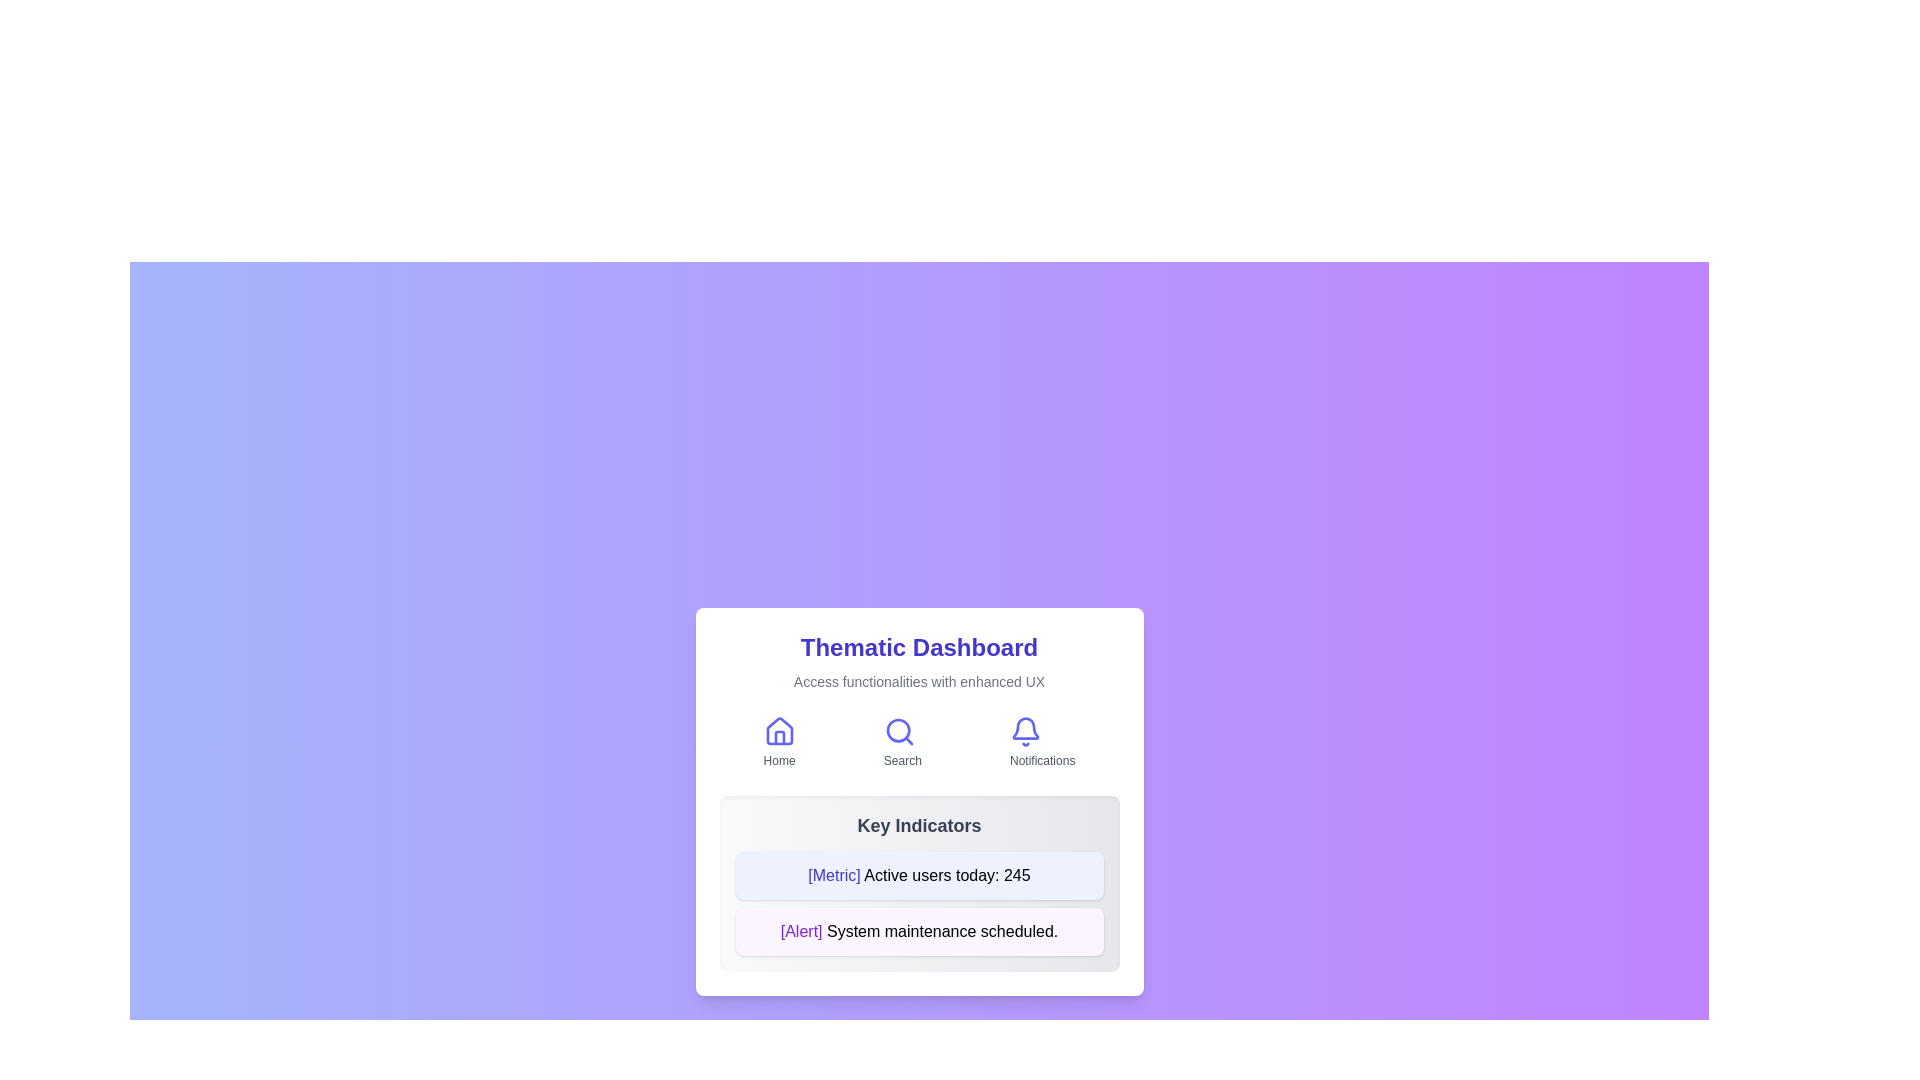 Image resolution: width=1920 pixels, height=1080 pixels. I want to click on the text label indicating search functionality located at the bottom of the clickable group in the central section of the interface's toolbar, so click(901, 760).